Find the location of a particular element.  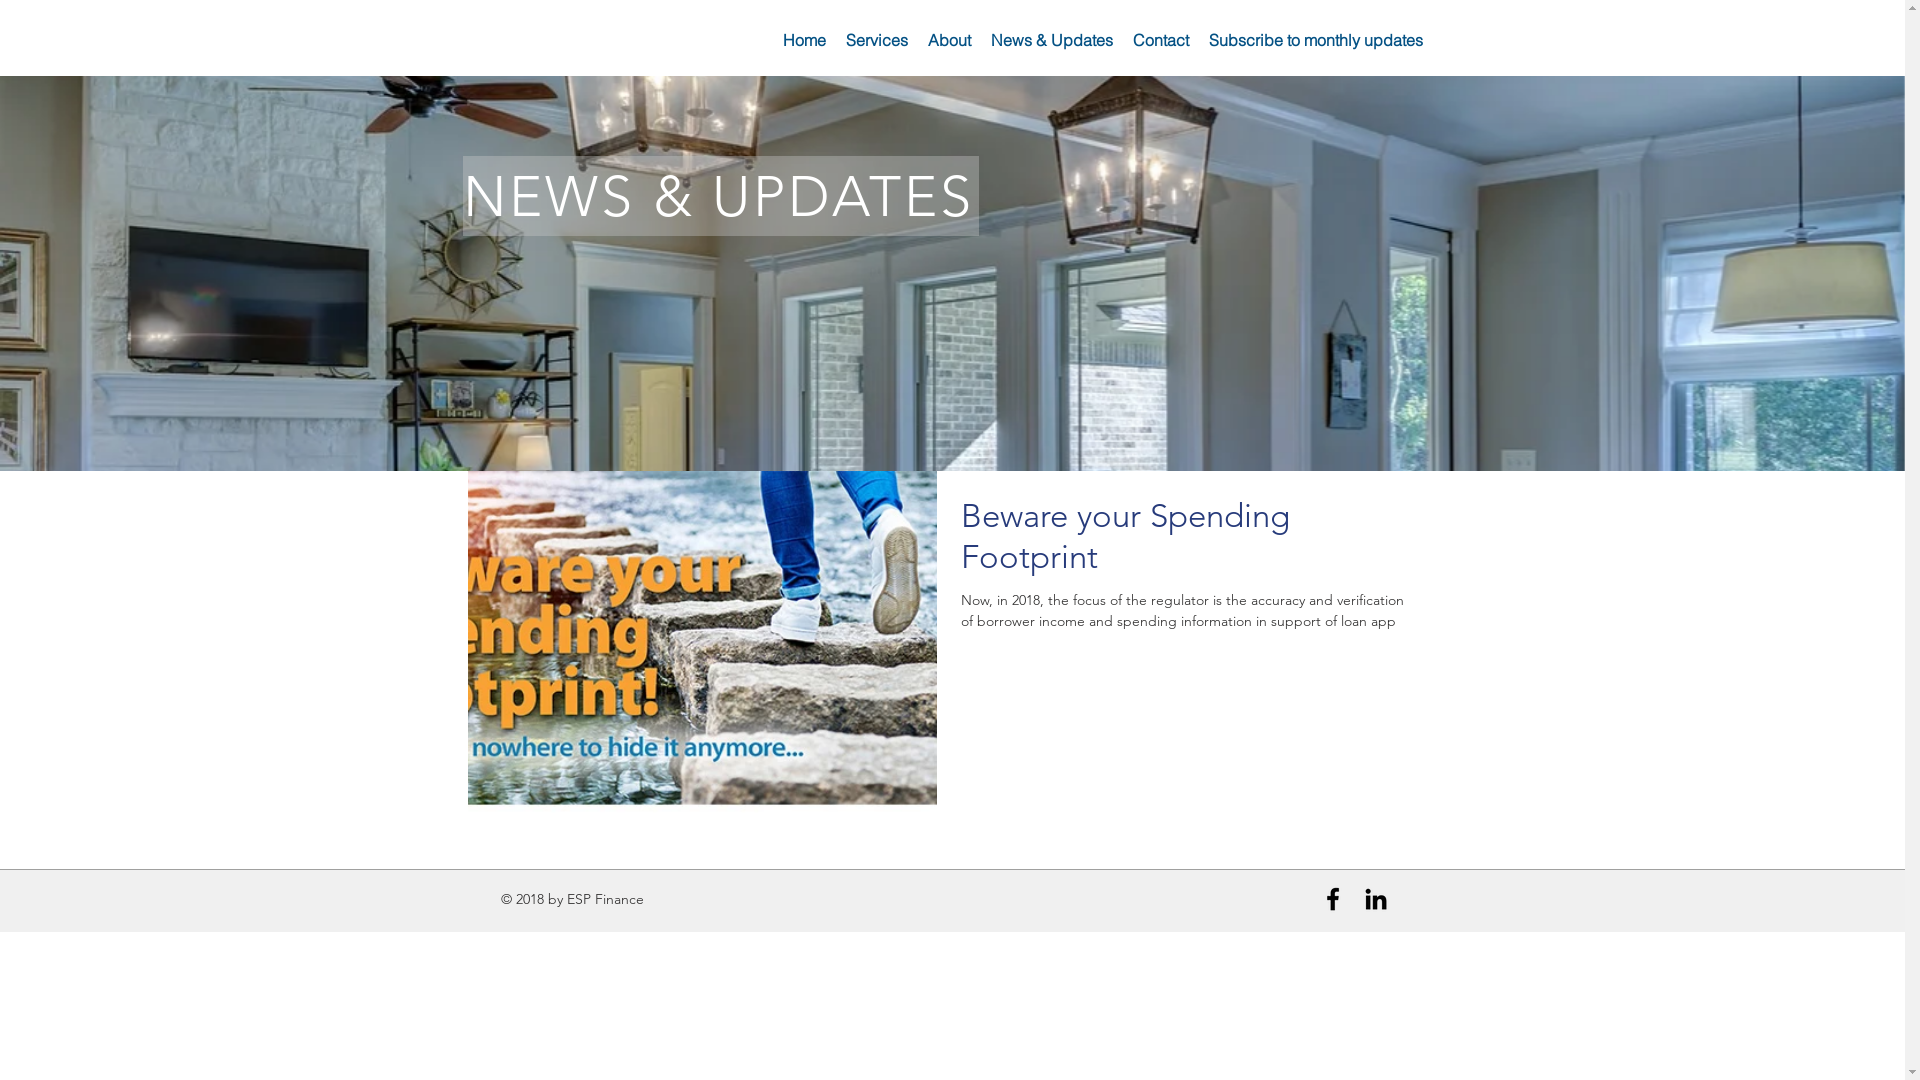

'Subscribe to monthly updates' is located at coordinates (1315, 39).